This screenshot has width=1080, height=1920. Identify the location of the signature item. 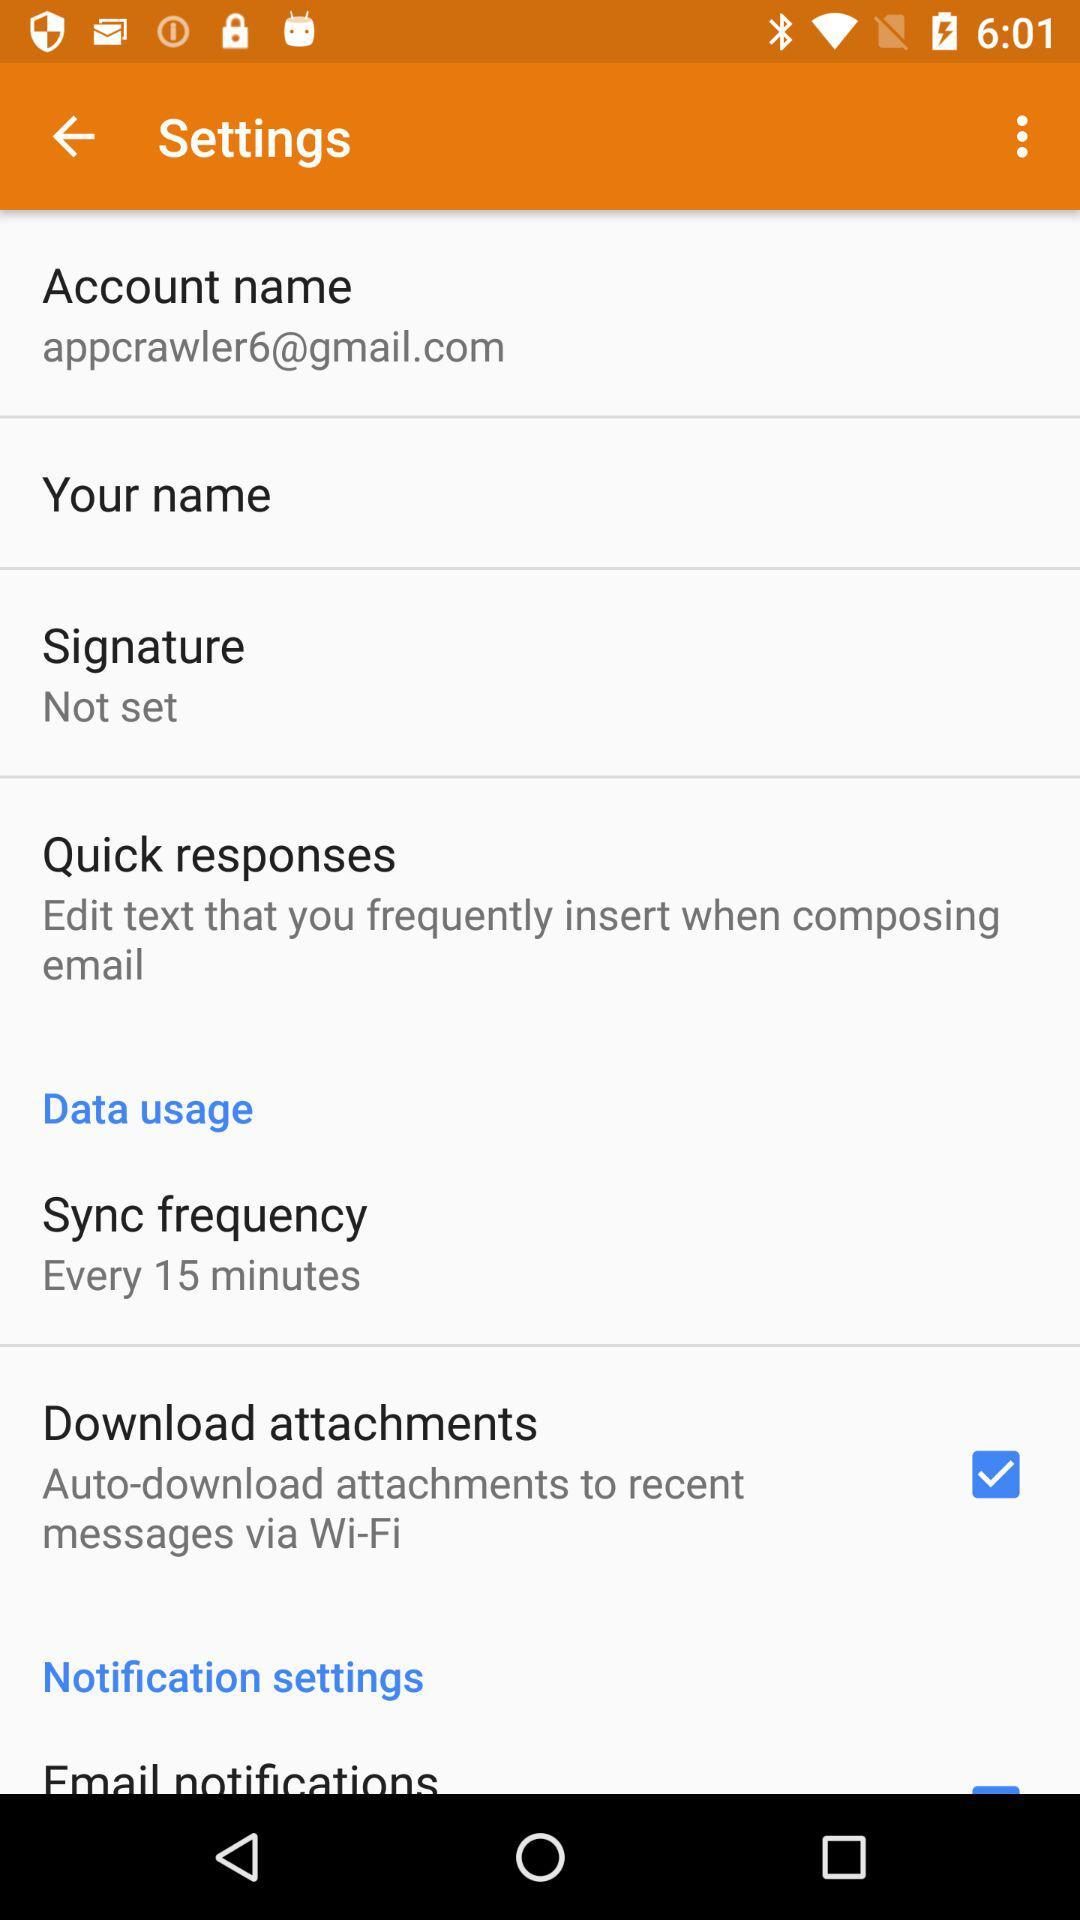
(142, 644).